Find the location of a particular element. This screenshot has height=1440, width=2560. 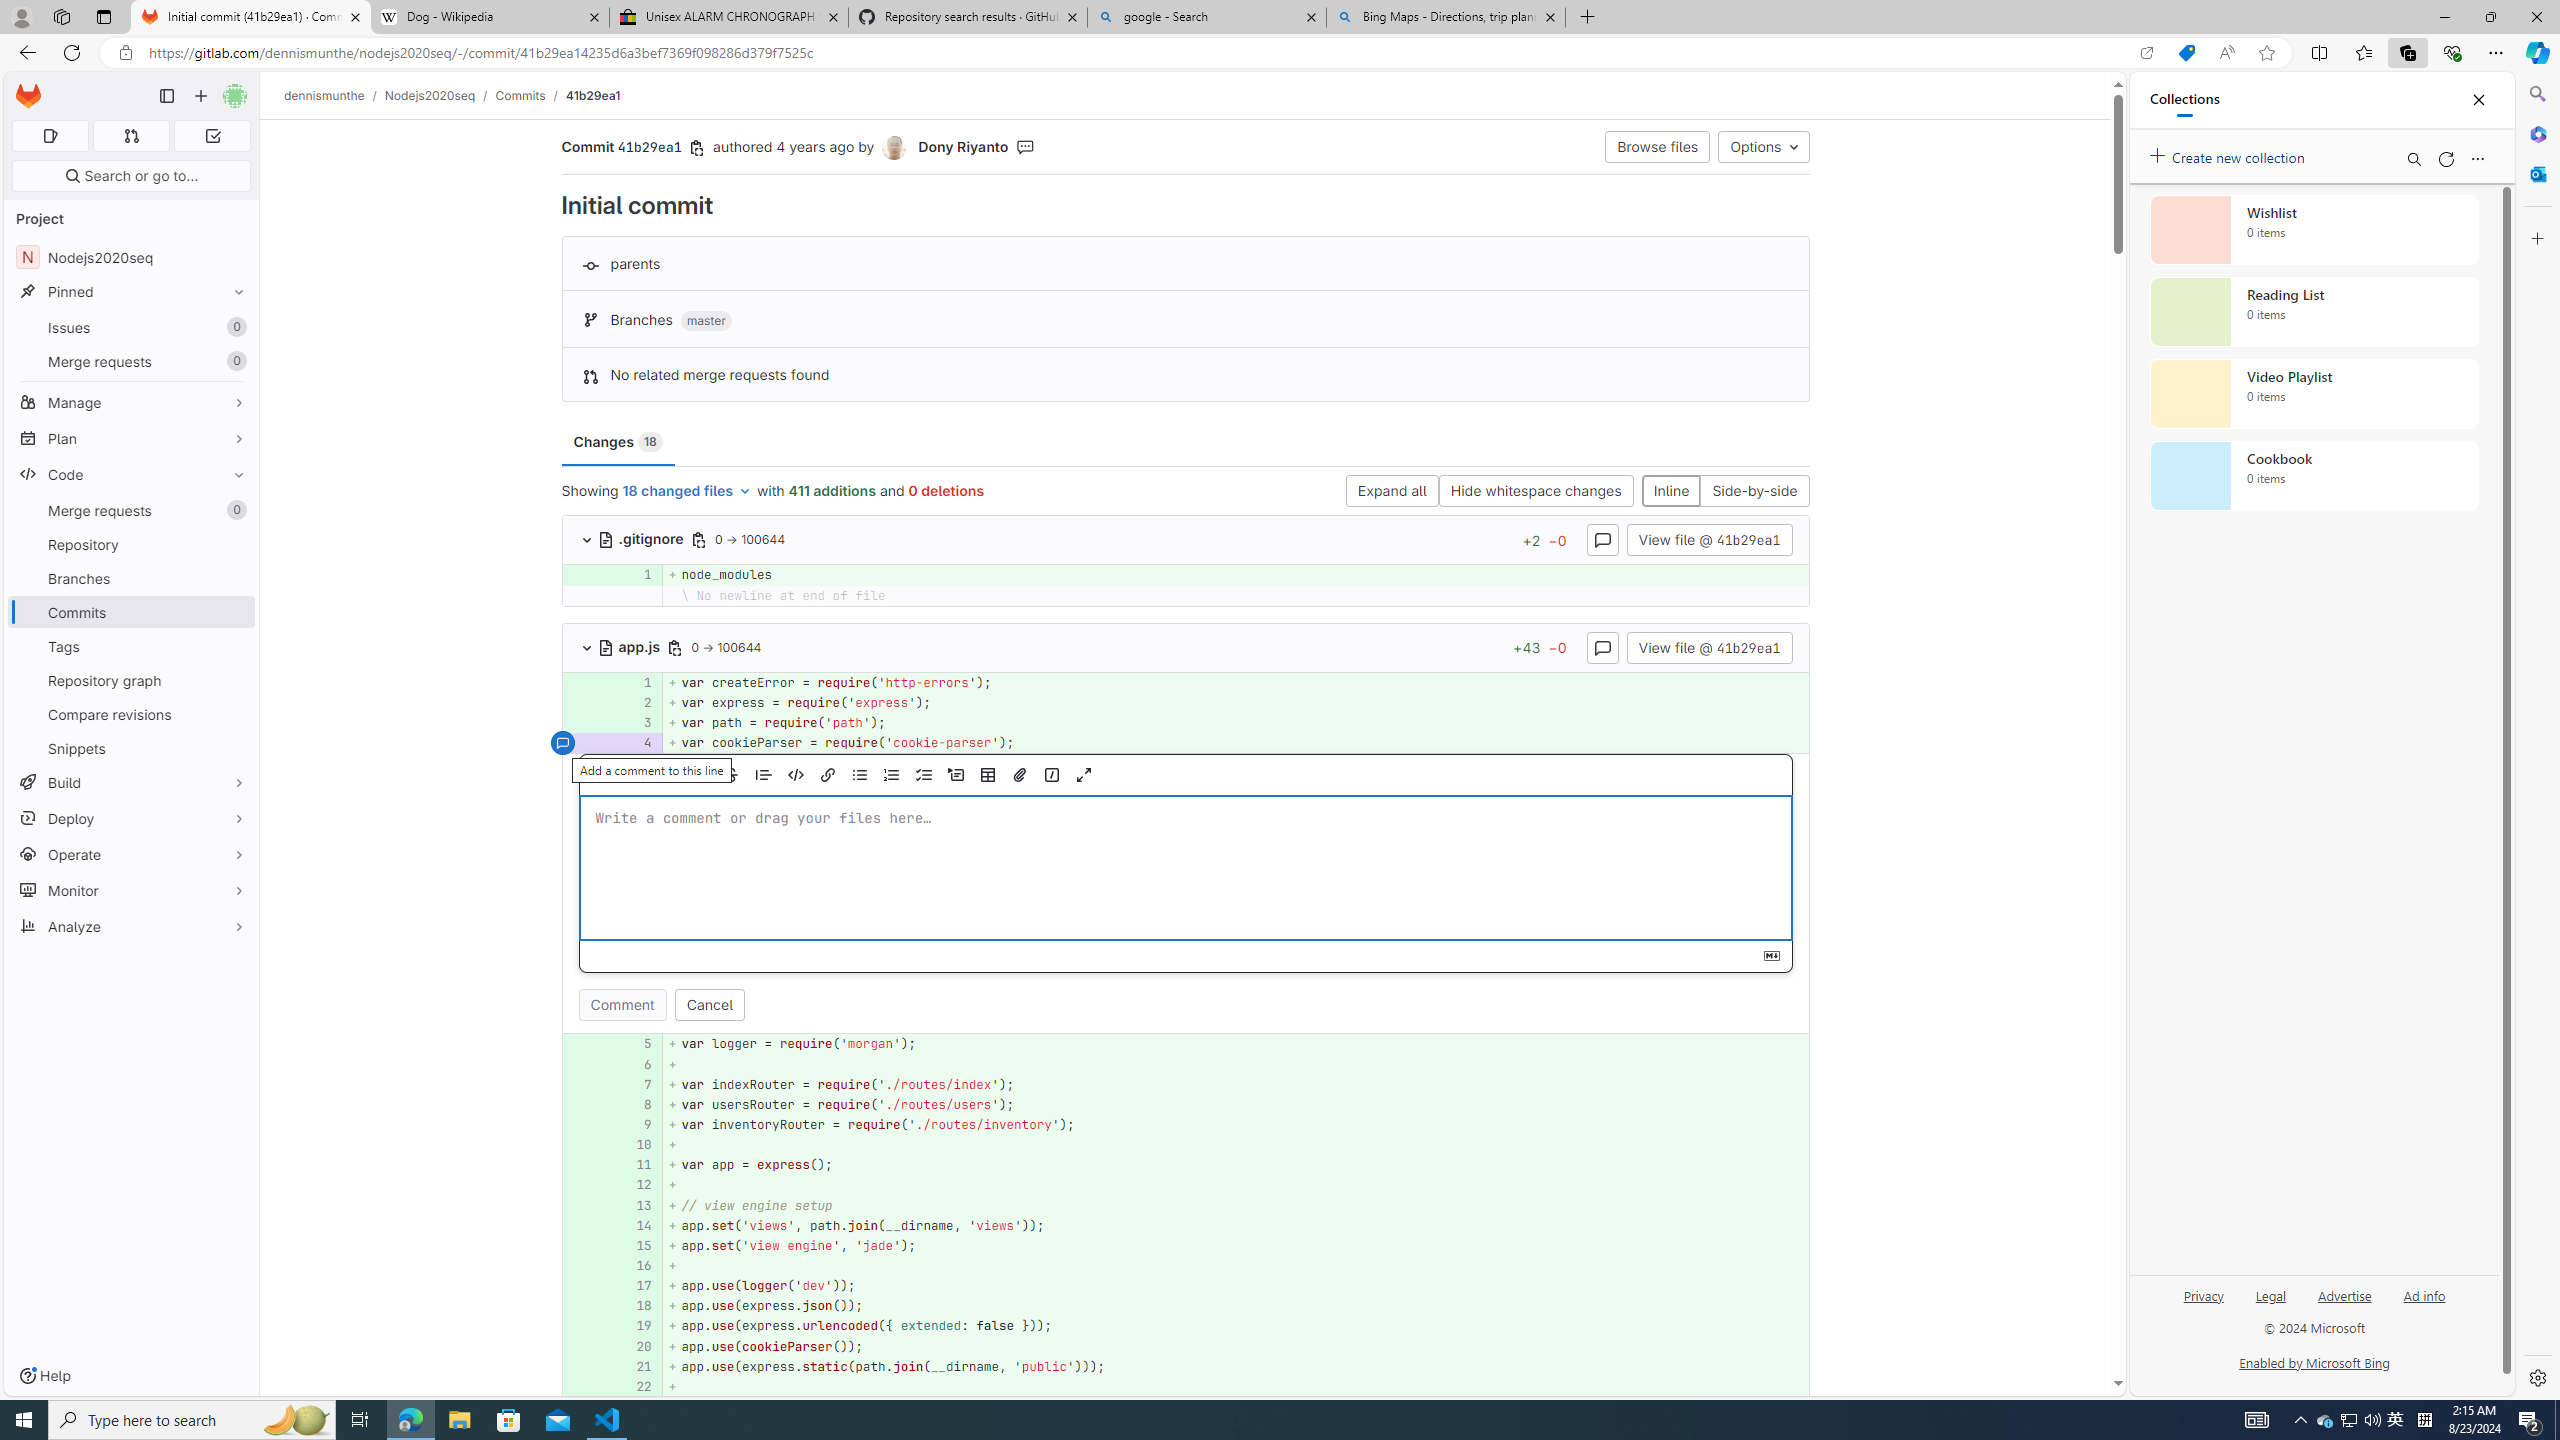

'AutomationID: 4a68969ef8e858229267b842dedf42ab5dde4d50_0_9' is located at coordinates (1186, 1125).